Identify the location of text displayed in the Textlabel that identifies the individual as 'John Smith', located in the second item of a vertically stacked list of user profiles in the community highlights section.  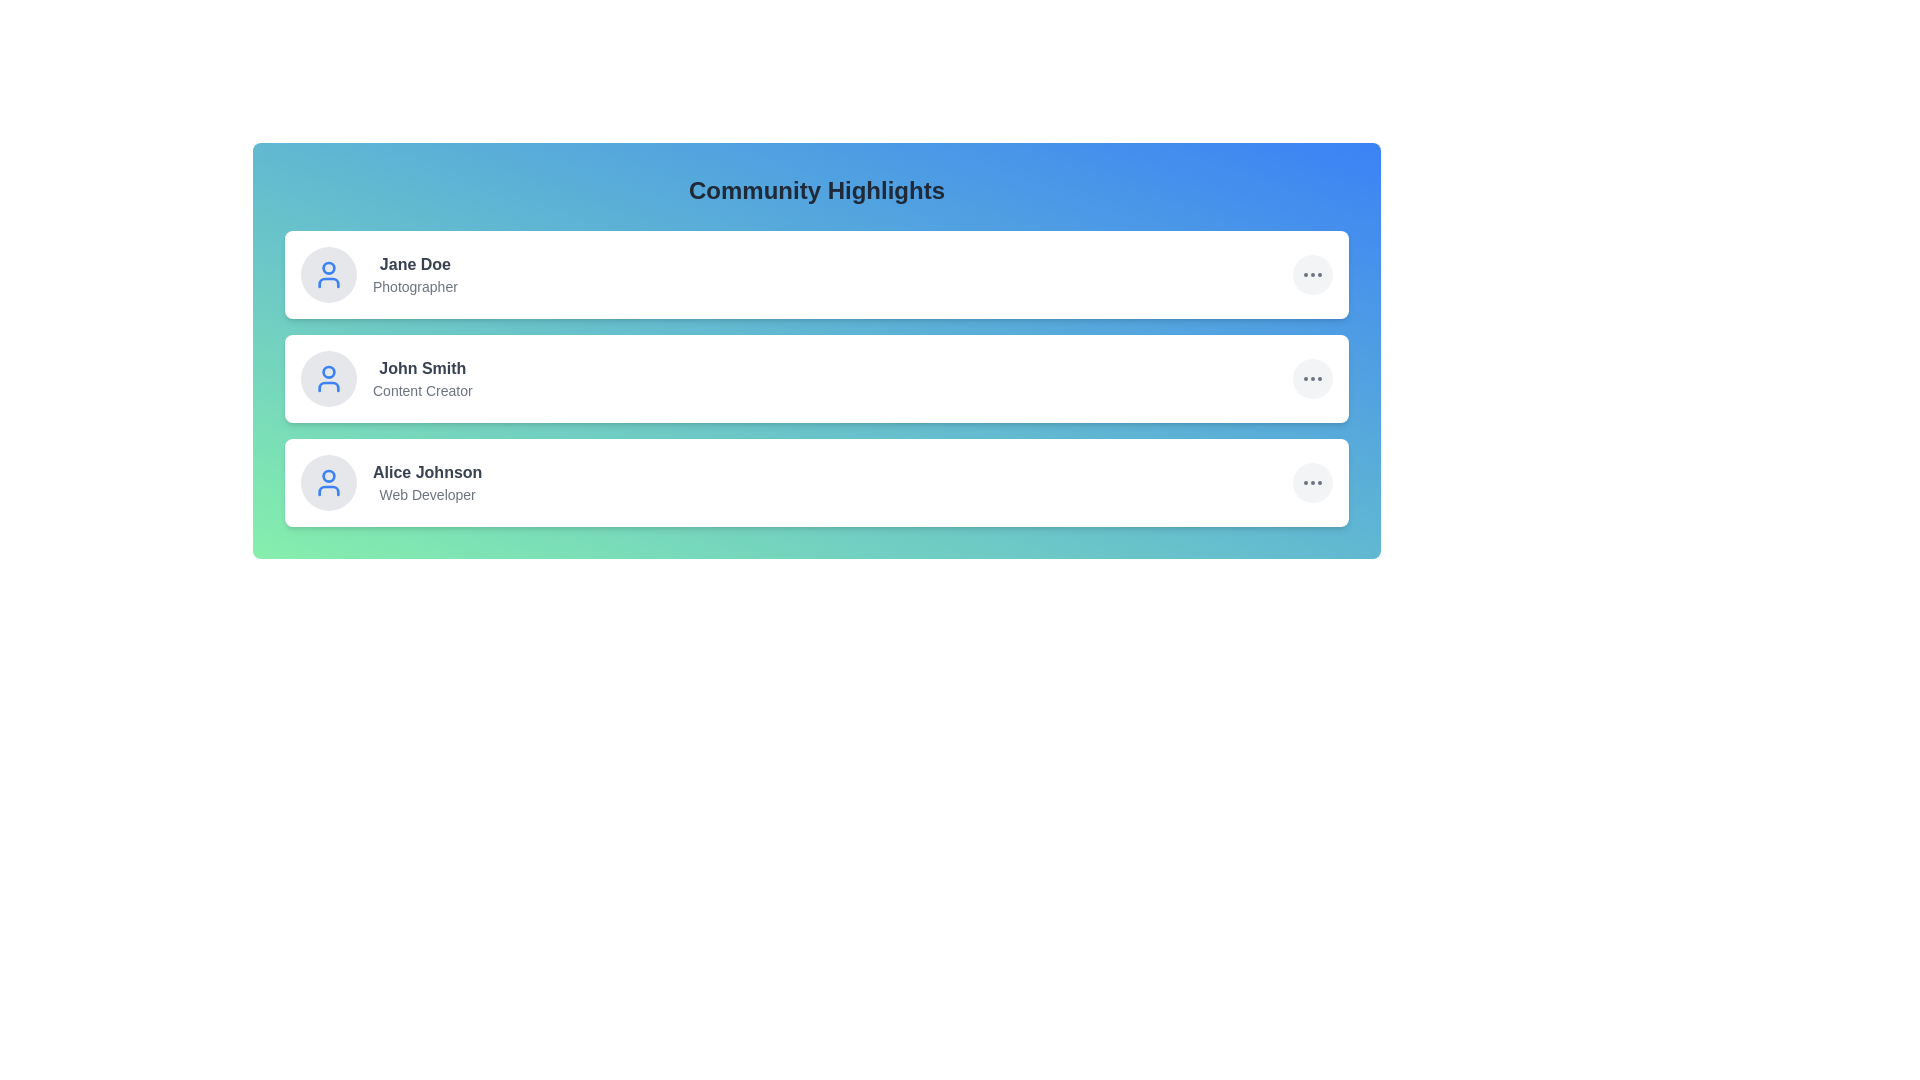
(421, 369).